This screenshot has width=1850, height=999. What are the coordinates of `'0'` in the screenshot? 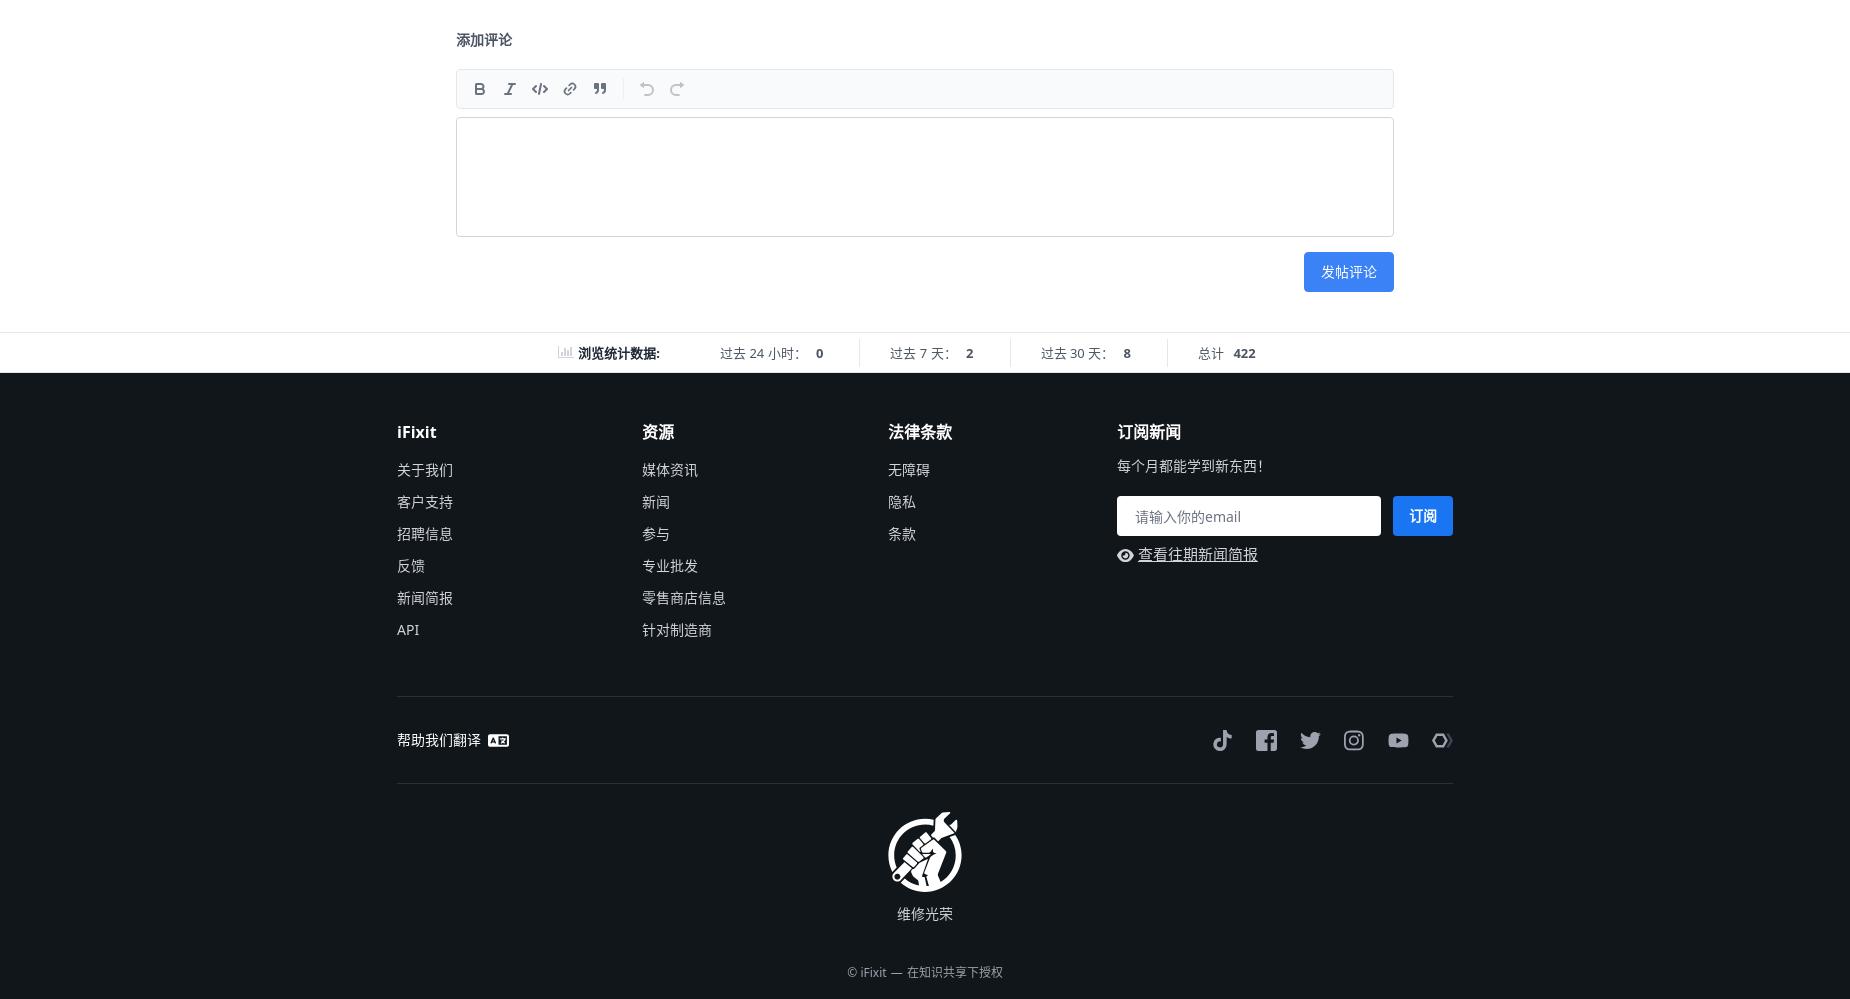 It's located at (819, 352).